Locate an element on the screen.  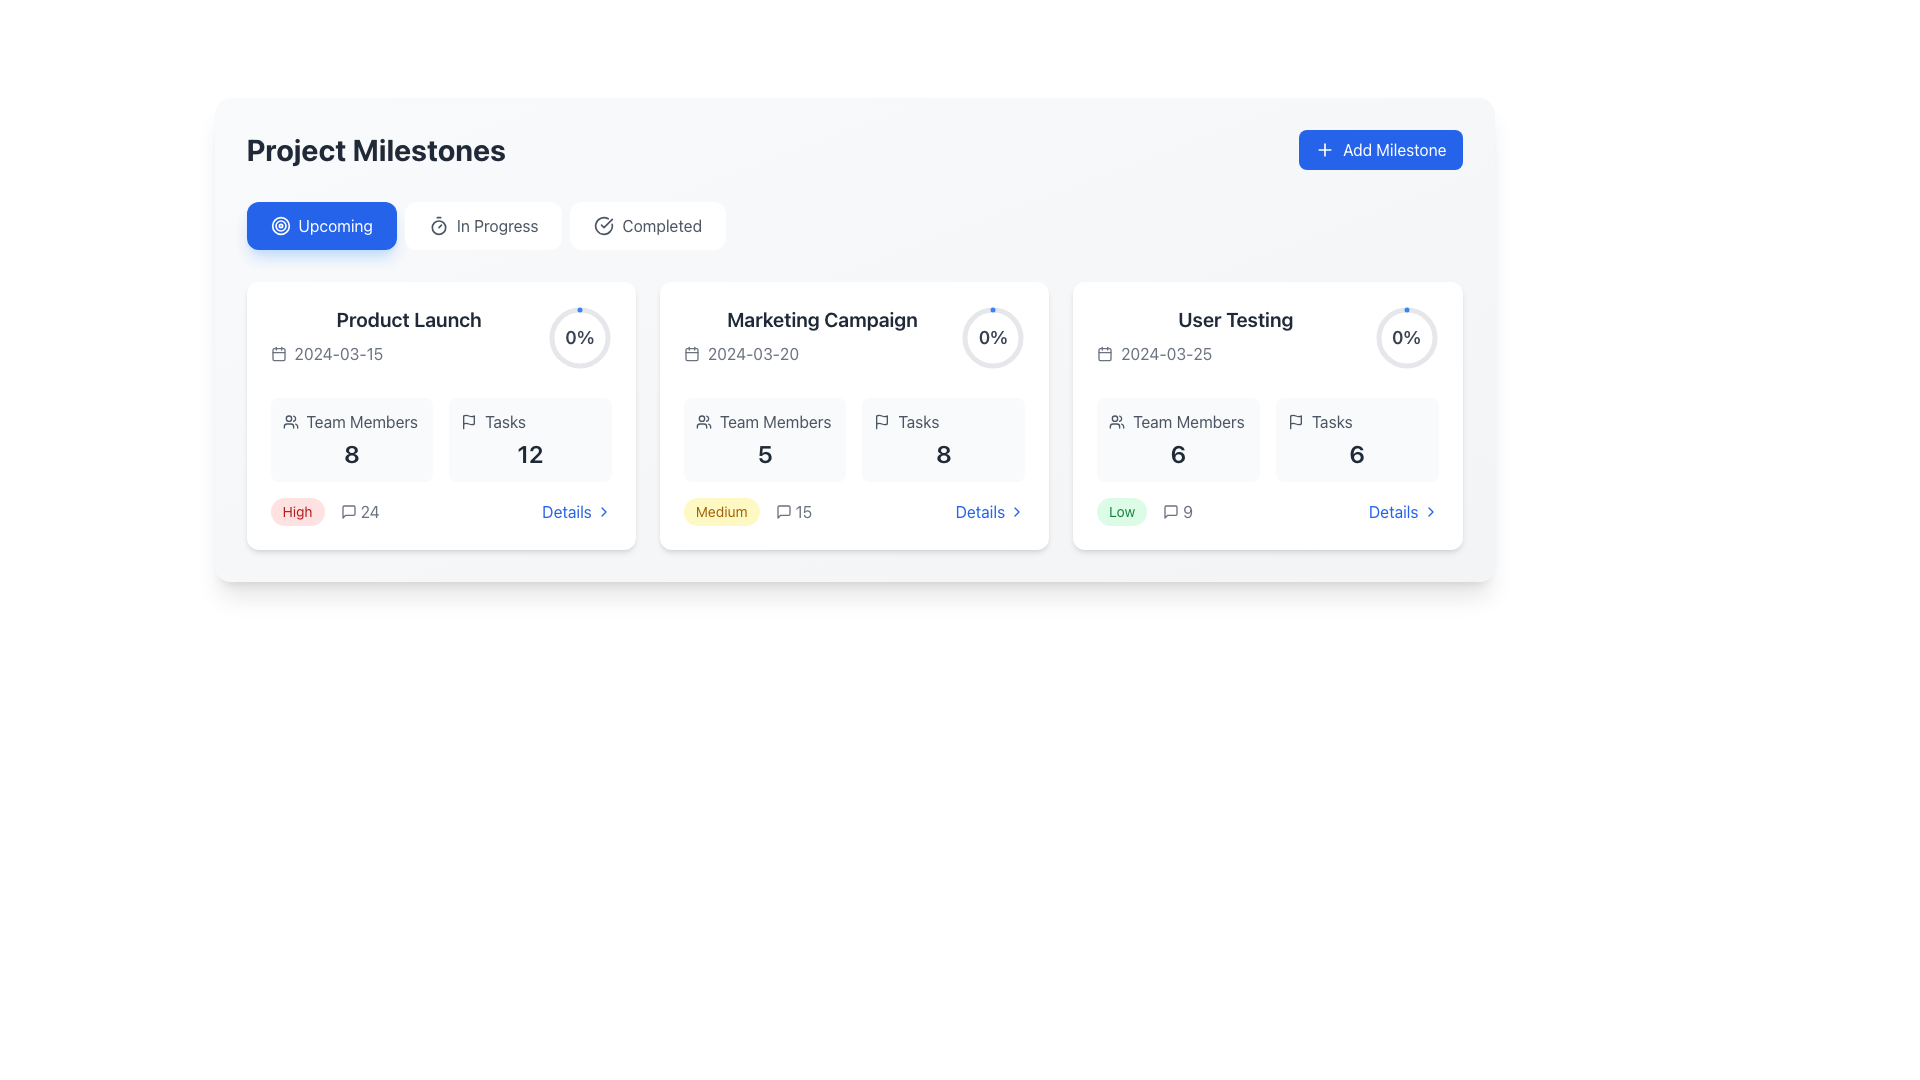
the circular graphical shape that is part of the 'checkmark inside a circle' design in the top right corner of the 'Completed' section tab for visual feedback is located at coordinates (603, 225).